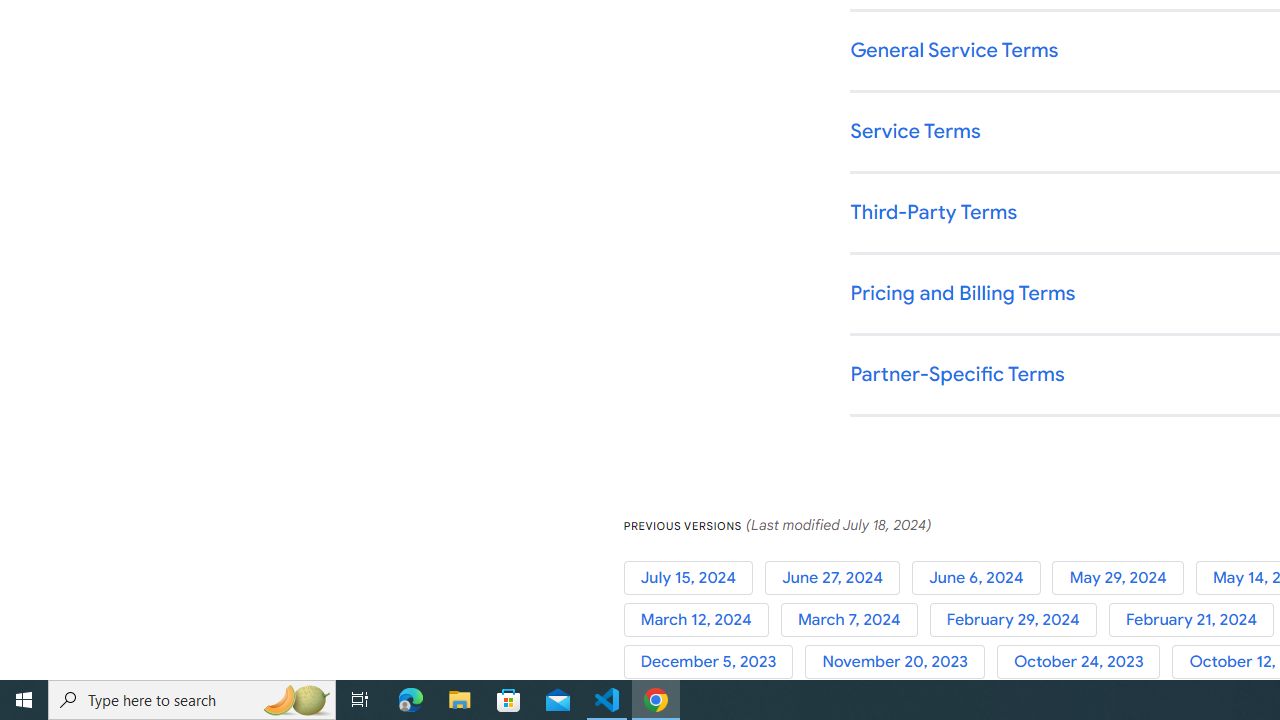 The width and height of the screenshot is (1280, 720). What do you see at coordinates (694, 577) in the screenshot?
I see `'July 15, 2024'` at bounding box center [694, 577].